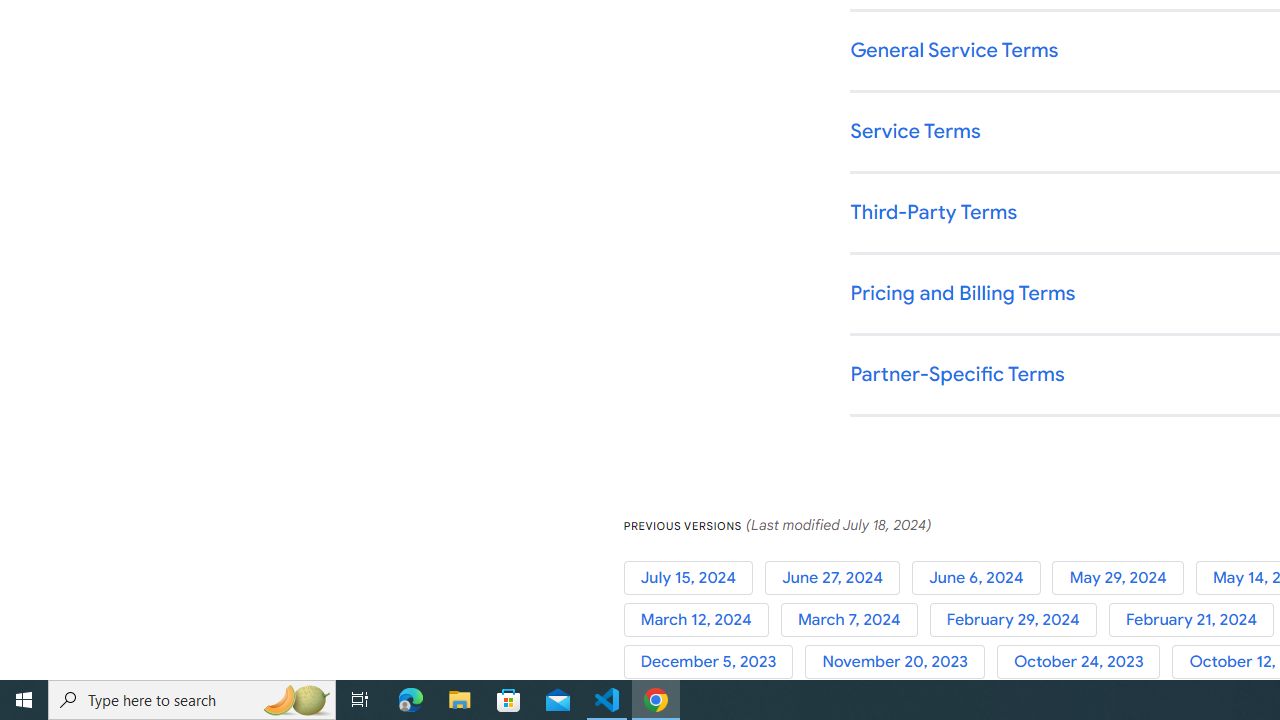 The width and height of the screenshot is (1280, 720). What do you see at coordinates (694, 577) in the screenshot?
I see `'July 15, 2024'` at bounding box center [694, 577].